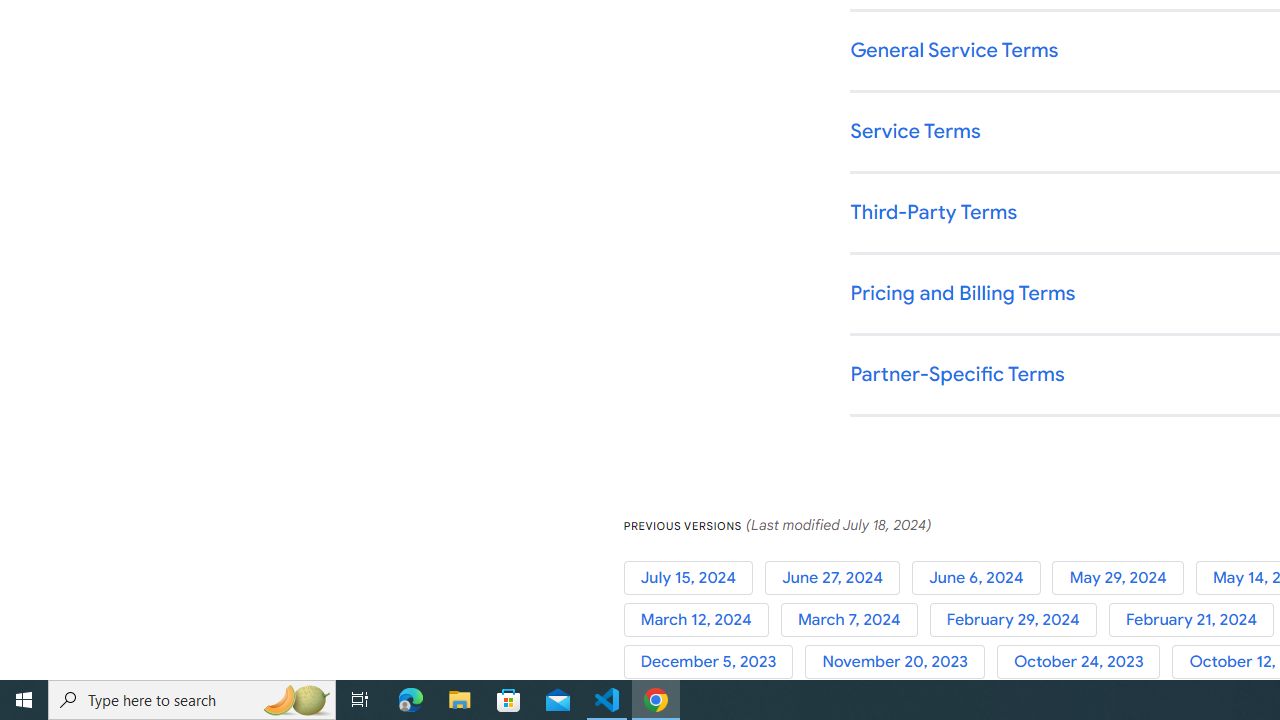 The width and height of the screenshot is (1280, 720). What do you see at coordinates (694, 577) in the screenshot?
I see `'July 15, 2024'` at bounding box center [694, 577].